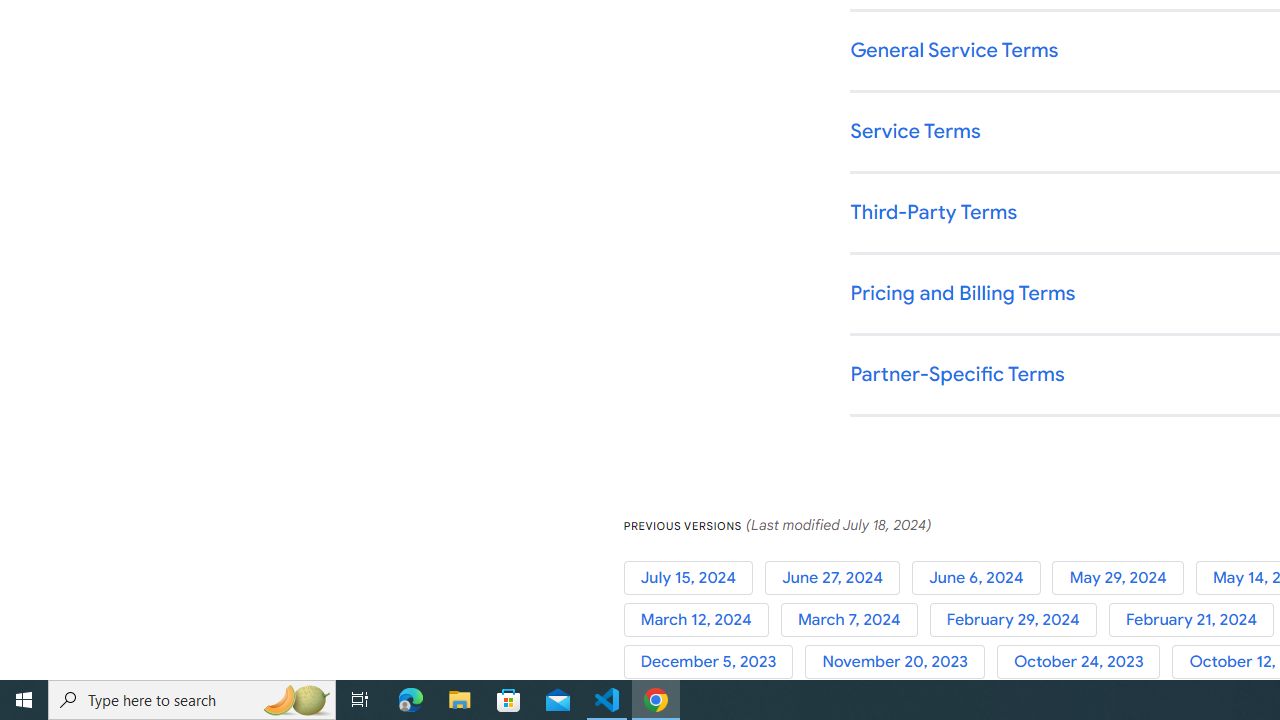 The width and height of the screenshot is (1280, 720). What do you see at coordinates (694, 577) in the screenshot?
I see `'July 15, 2024'` at bounding box center [694, 577].